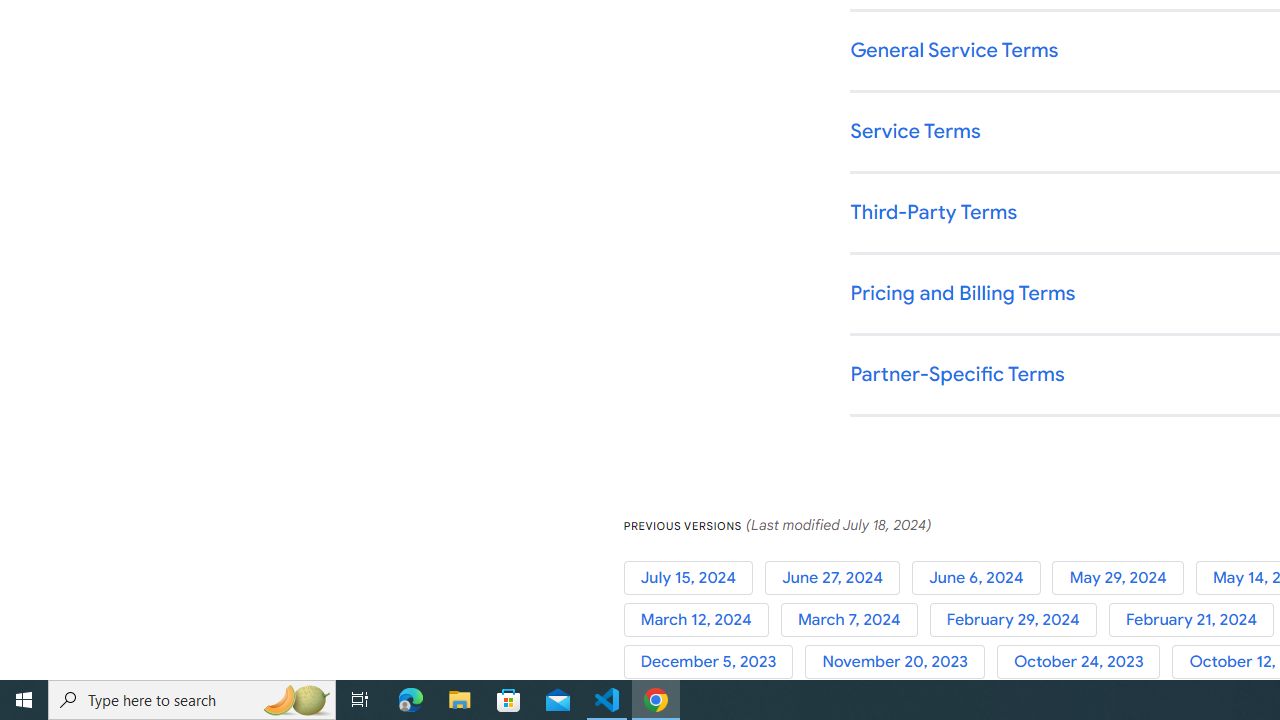 The width and height of the screenshot is (1280, 720). What do you see at coordinates (694, 577) in the screenshot?
I see `'July 15, 2024'` at bounding box center [694, 577].